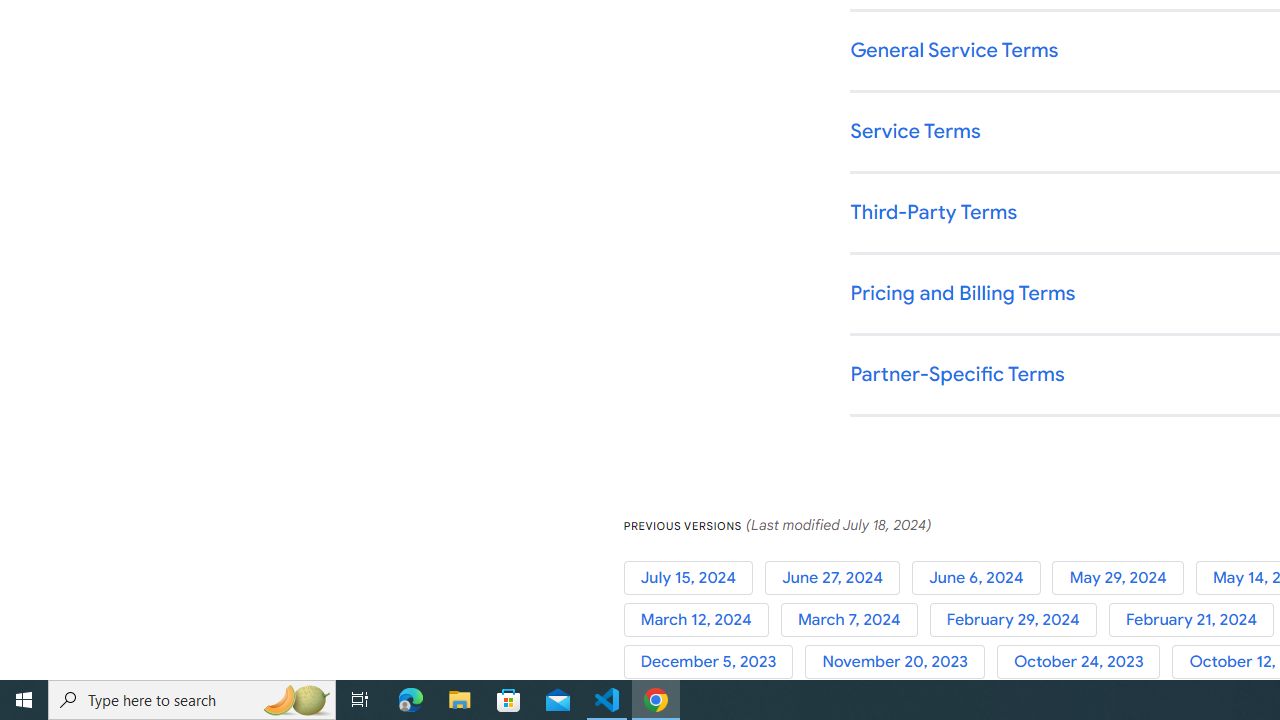 The width and height of the screenshot is (1280, 720). What do you see at coordinates (694, 577) in the screenshot?
I see `'July 15, 2024'` at bounding box center [694, 577].